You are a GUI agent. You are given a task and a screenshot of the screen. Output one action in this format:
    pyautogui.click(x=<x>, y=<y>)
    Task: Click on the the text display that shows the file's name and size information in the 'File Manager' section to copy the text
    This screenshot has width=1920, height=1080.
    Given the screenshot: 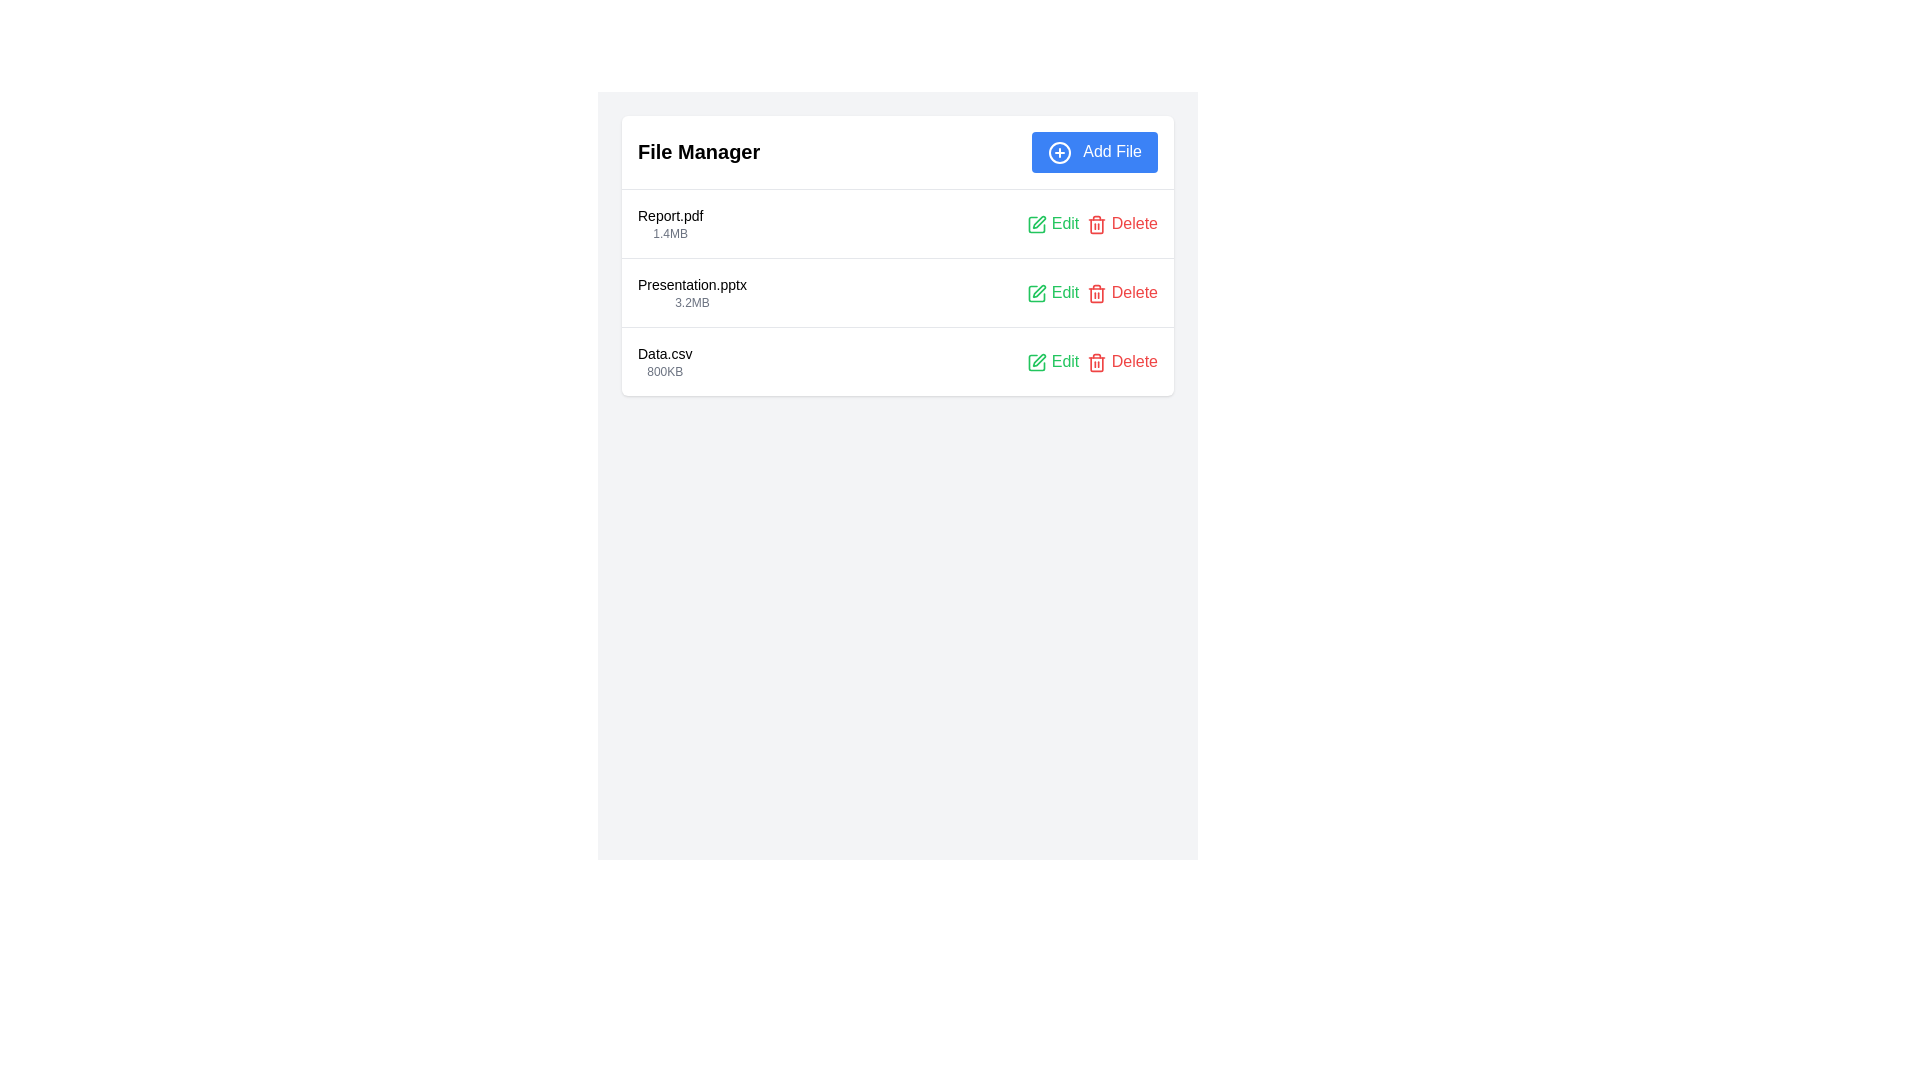 What is the action you would take?
    pyautogui.click(x=670, y=223)
    